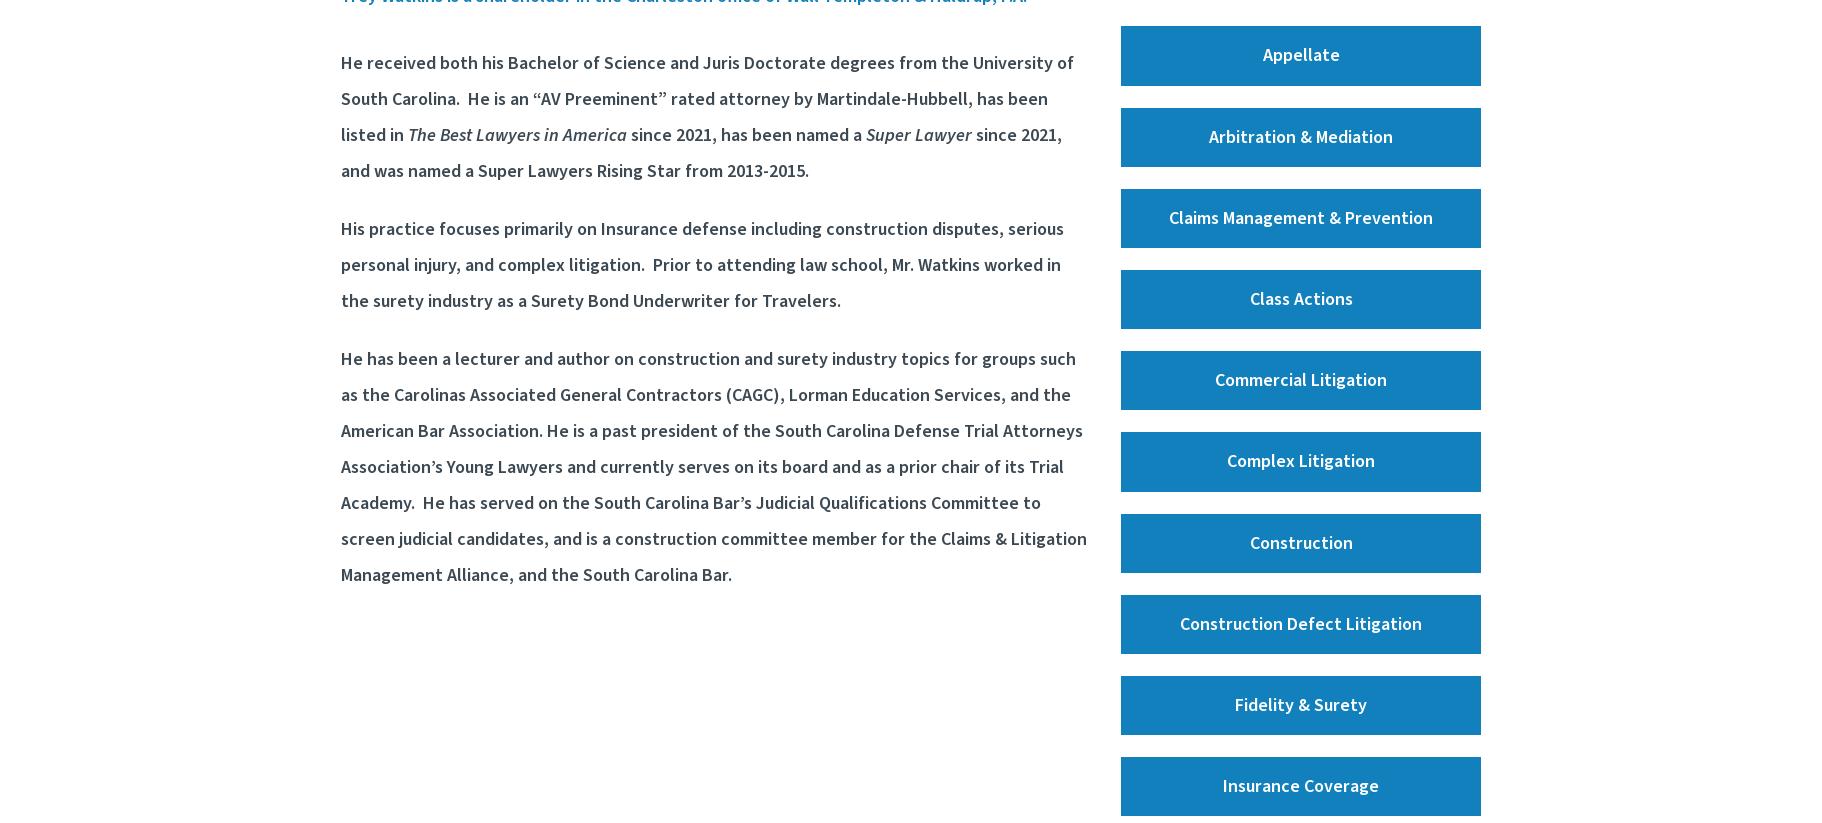 The height and width of the screenshot is (823, 1822). I want to click on 'Appellate', so click(1299, 55).